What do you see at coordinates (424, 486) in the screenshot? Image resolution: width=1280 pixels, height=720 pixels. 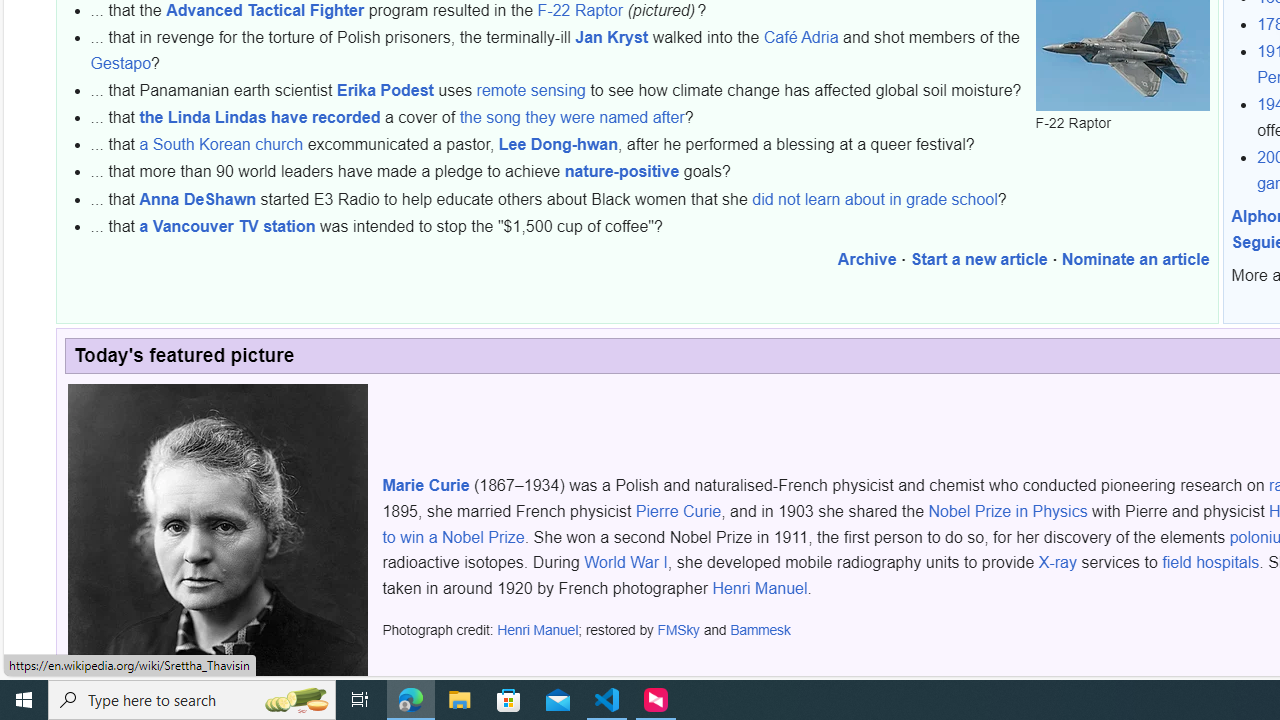 I see `'Marie Curie'` at bounding box center [424, 486].